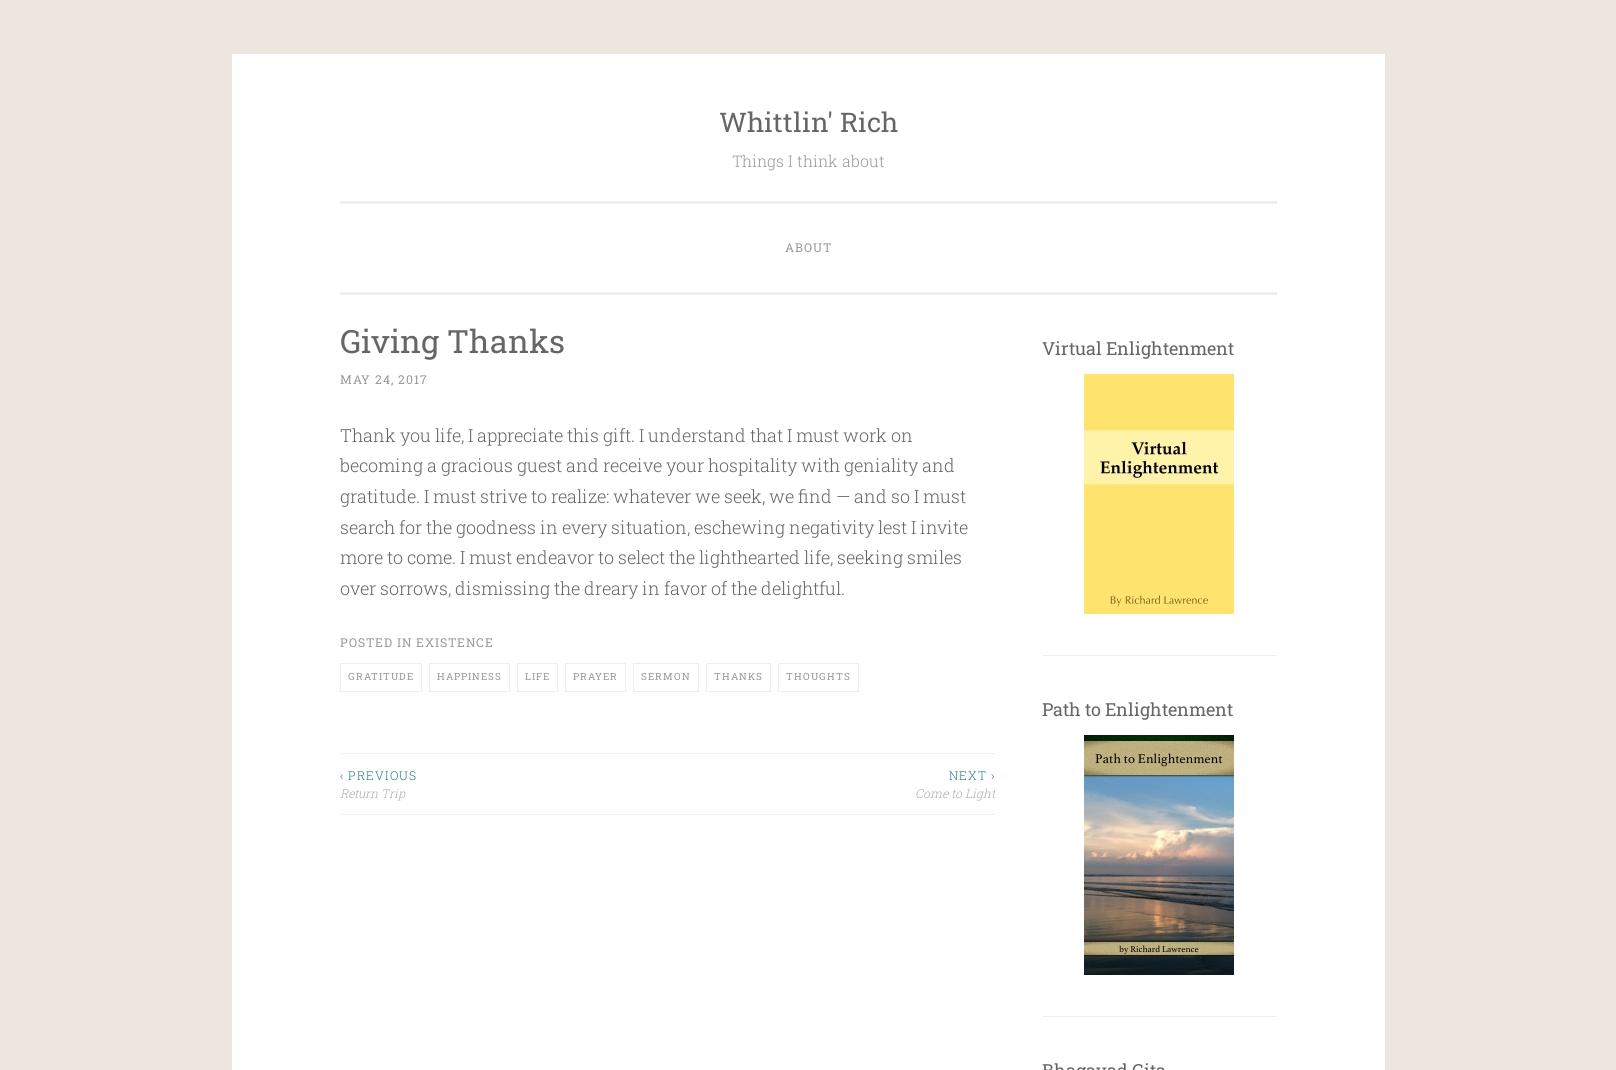  What do you see at coordinates (806, 121) in the screenshot?
I see `'Whittlin' Rich'` at bounding box center [806, 121].